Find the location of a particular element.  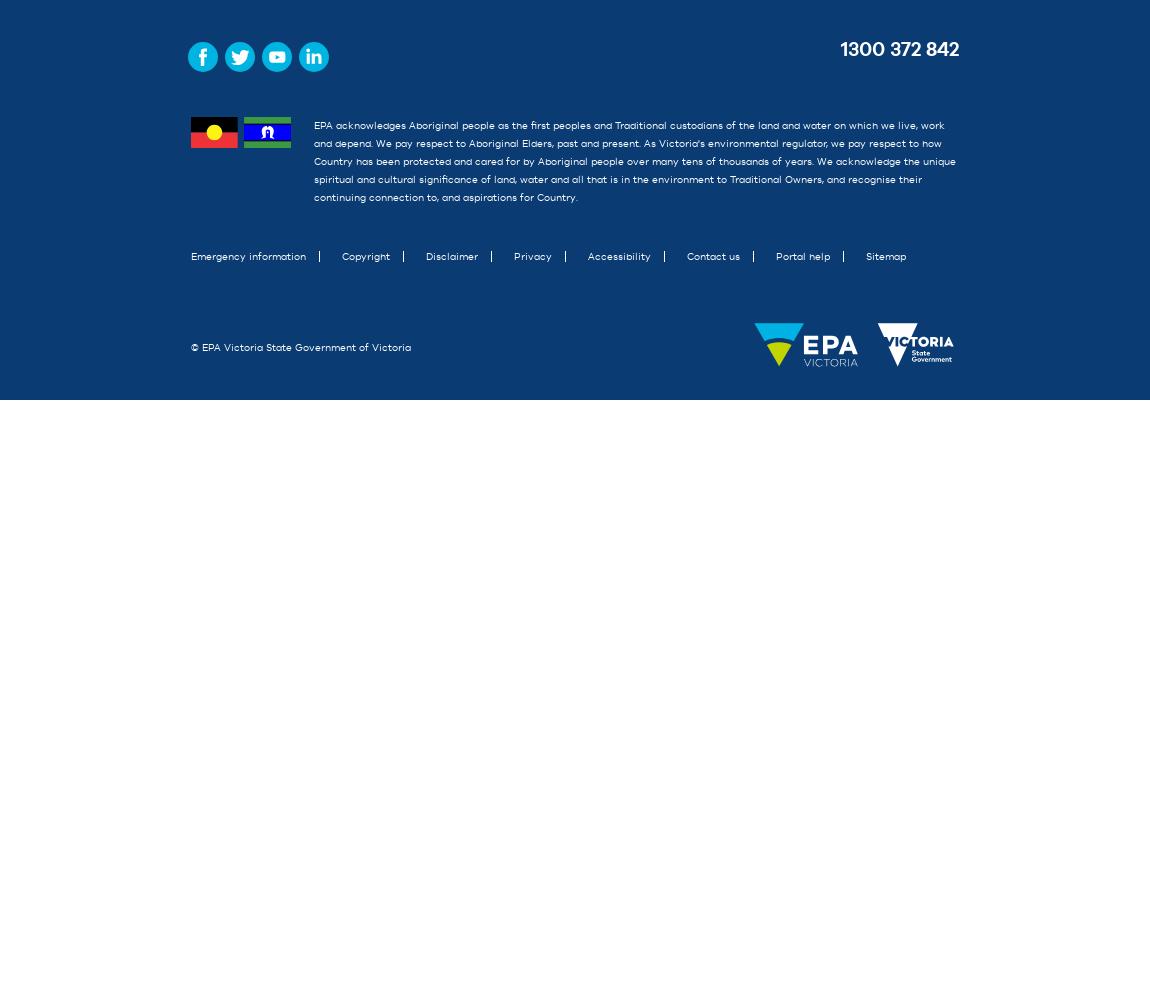

'Portal help' is located at coordinates (802, 256).